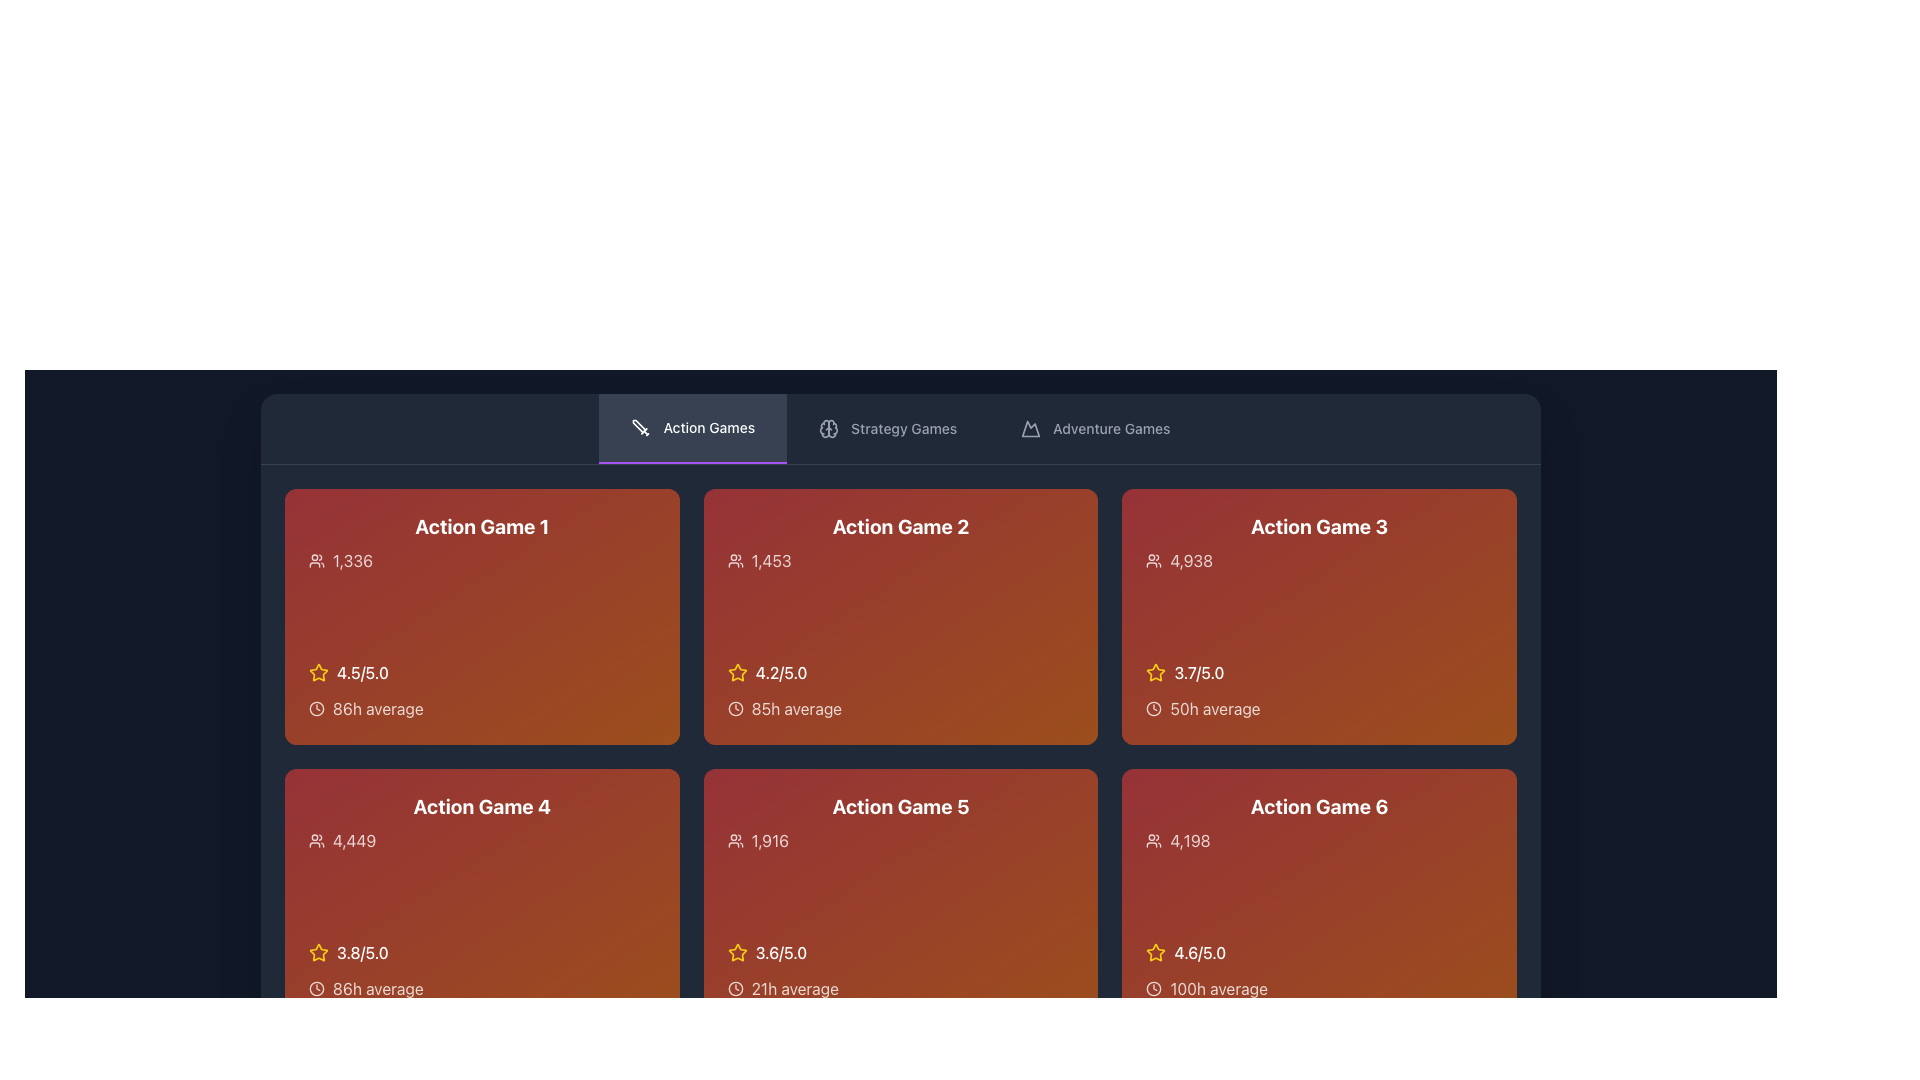 This screenshot has width=1920, height=1080. Describe the element at coordinates (794, 987) in the screenshot. I see `the Text label that conveys information about the average playtime of 'Action Game 5', located at the bottom-left corner of the game card, below the rating stars and to the right of a clock icon` at that location.